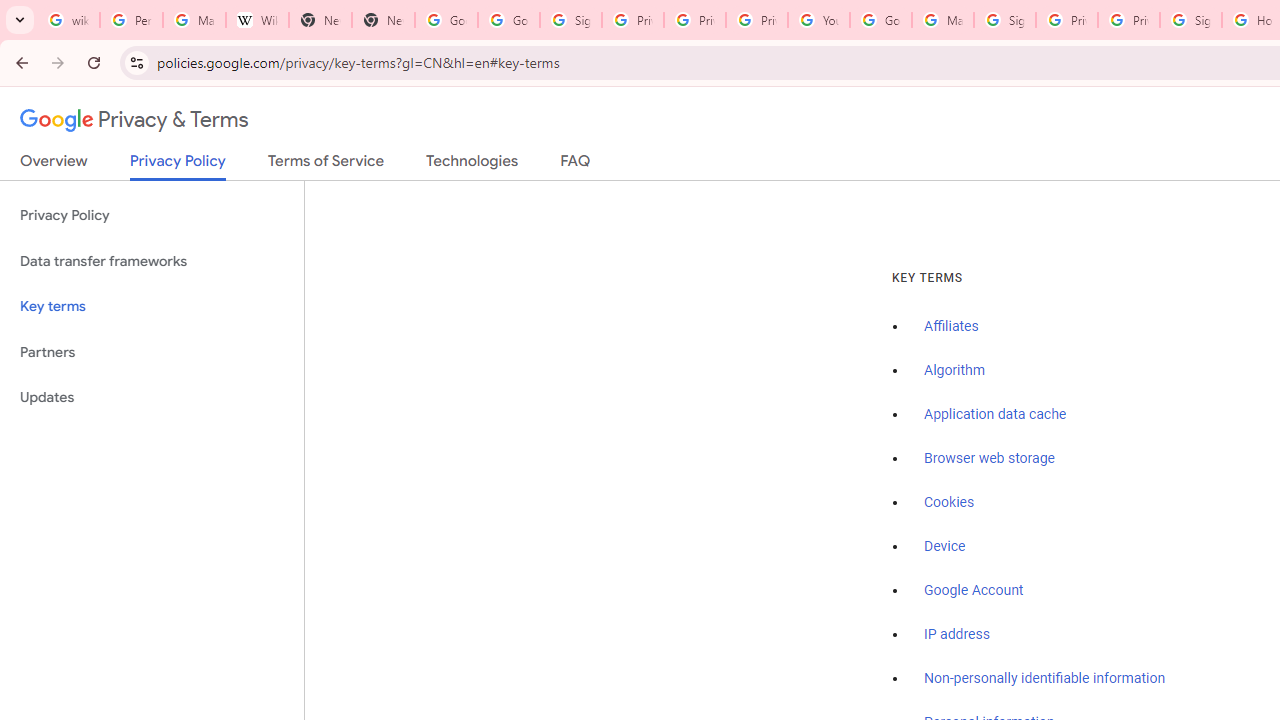 The width and height of the screenshot is (1280, 720). Describe the element at coordinates (950, 326) in the screenshot. I see `'Affiliates'` at that location.